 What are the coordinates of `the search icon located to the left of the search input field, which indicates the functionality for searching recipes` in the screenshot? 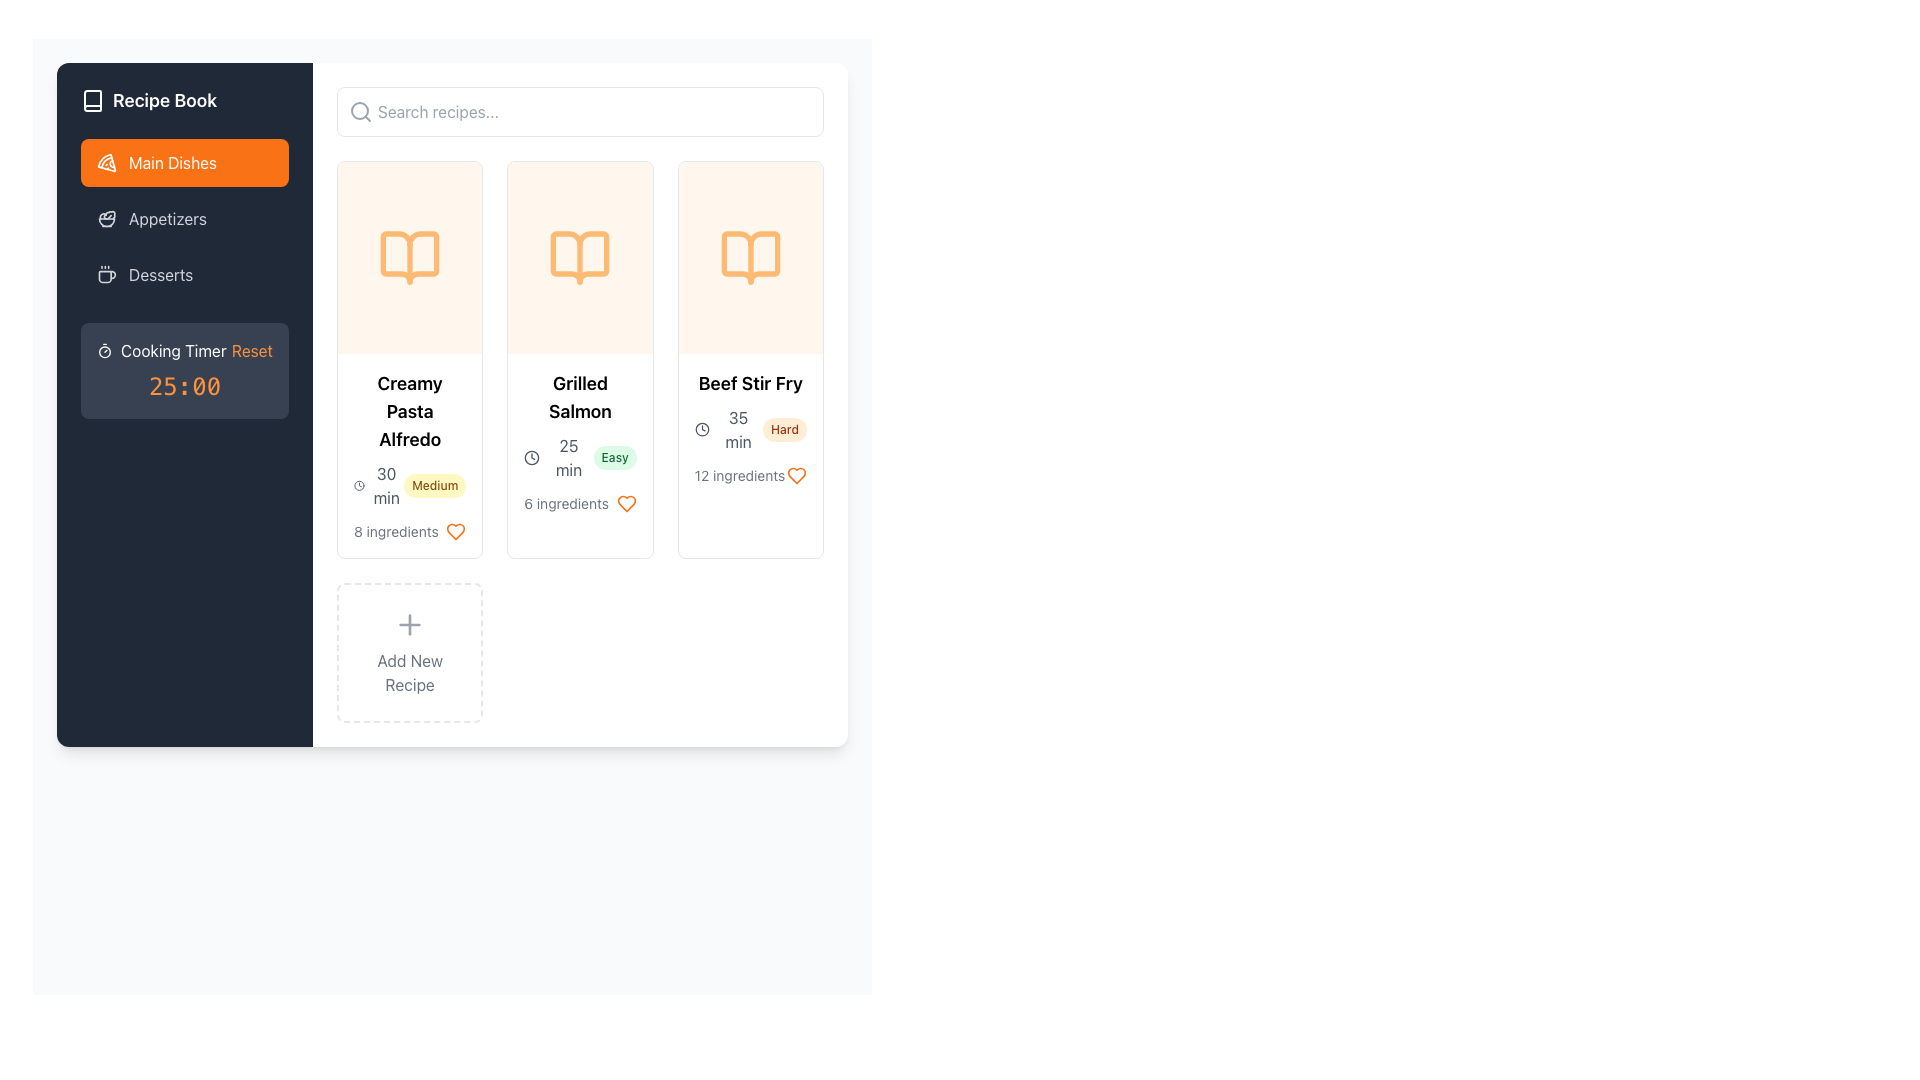 It's located at (360, 111).